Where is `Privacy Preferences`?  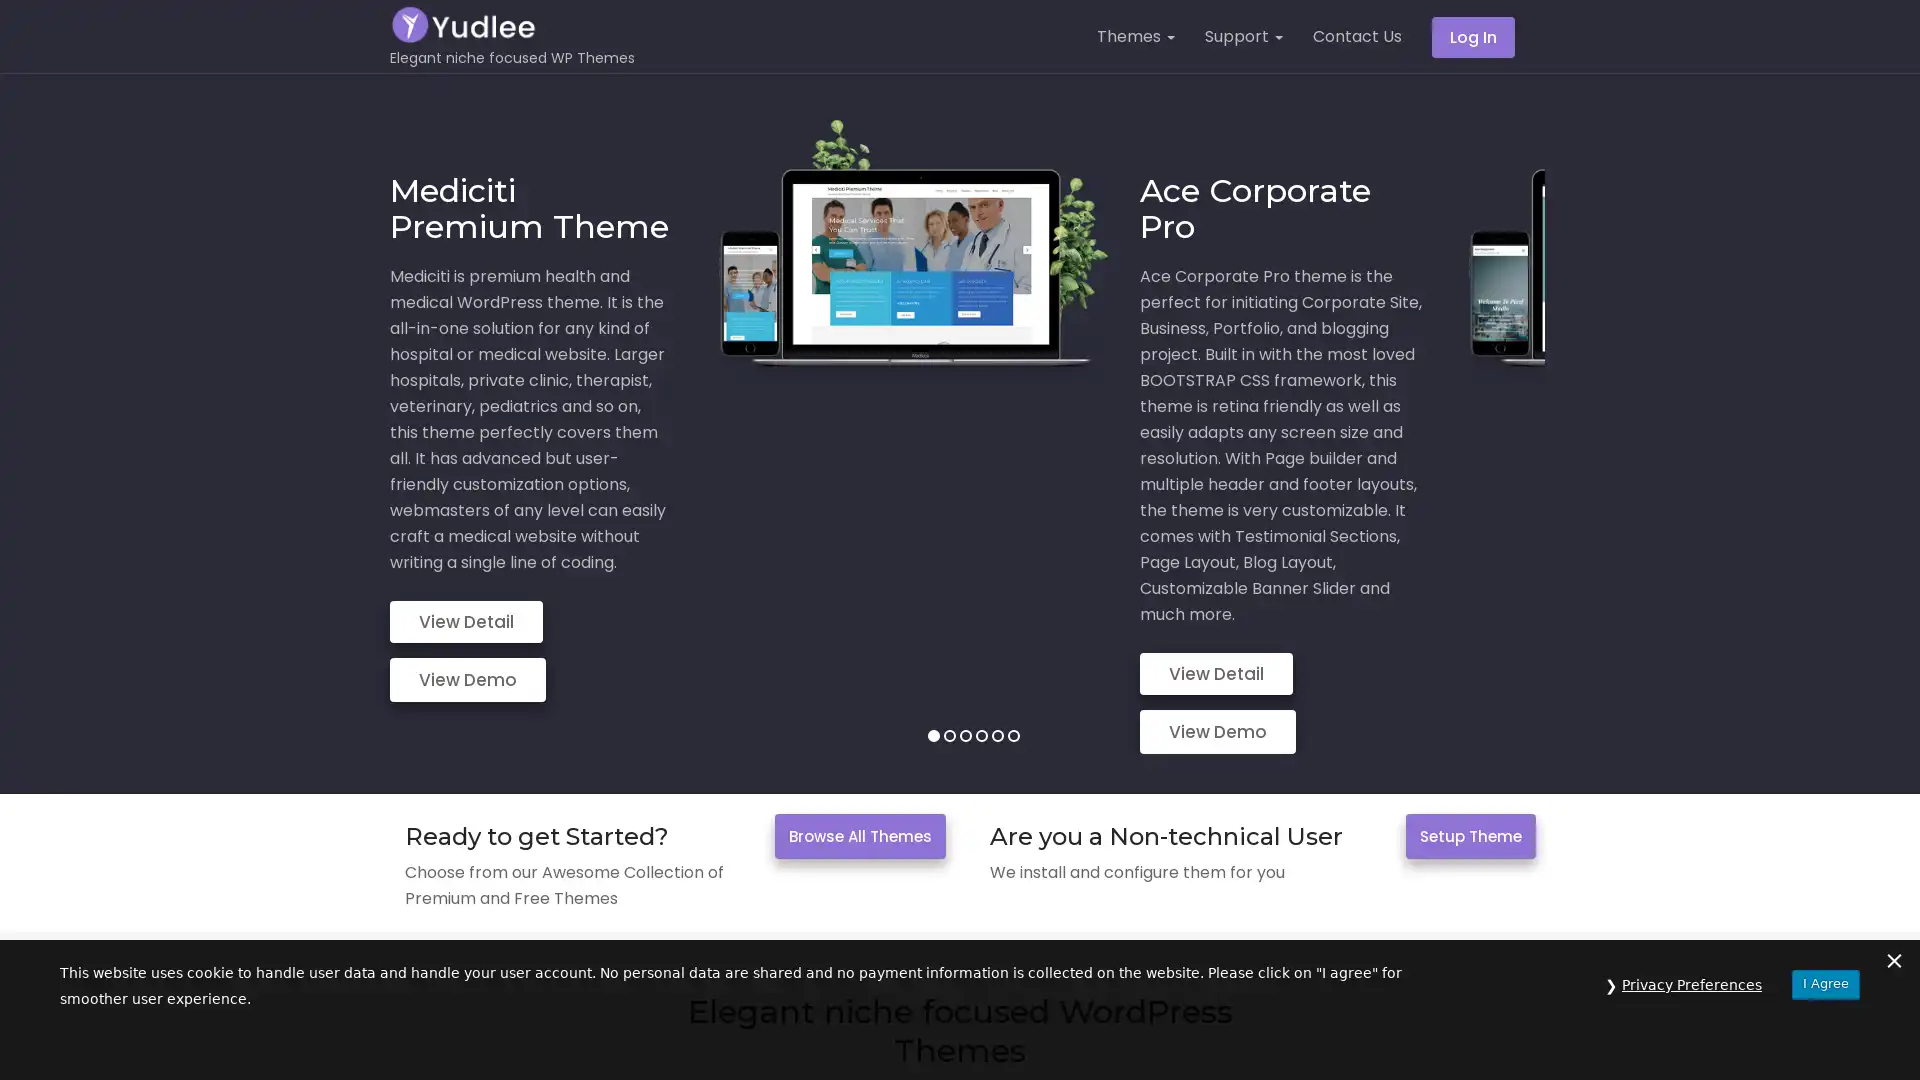
Privacy Preferences is located at coordinates (1691, 1033).